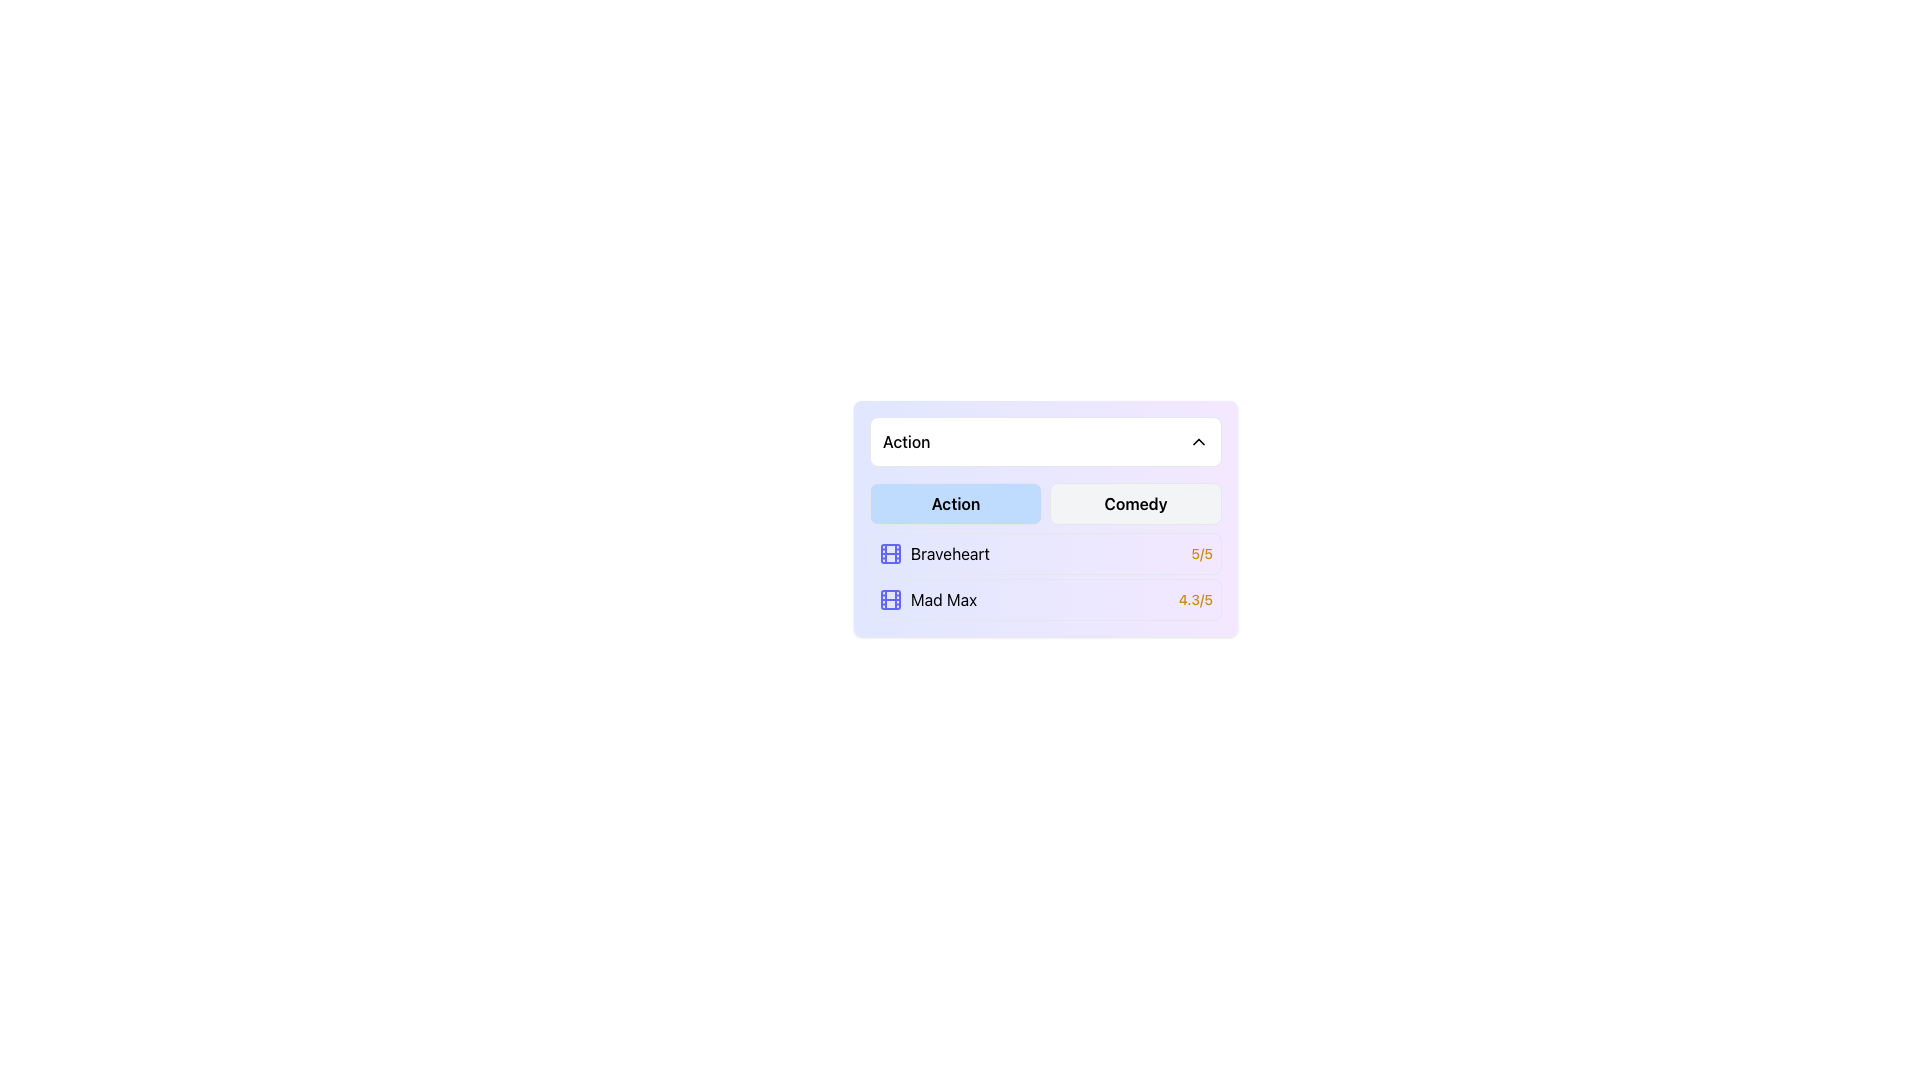 The image size is (1920, 1080). I want to click on the horizontal list of movie entries, which includes 'Braveheart' and 'Mad Max' with their ratings, so click(1045, 577).